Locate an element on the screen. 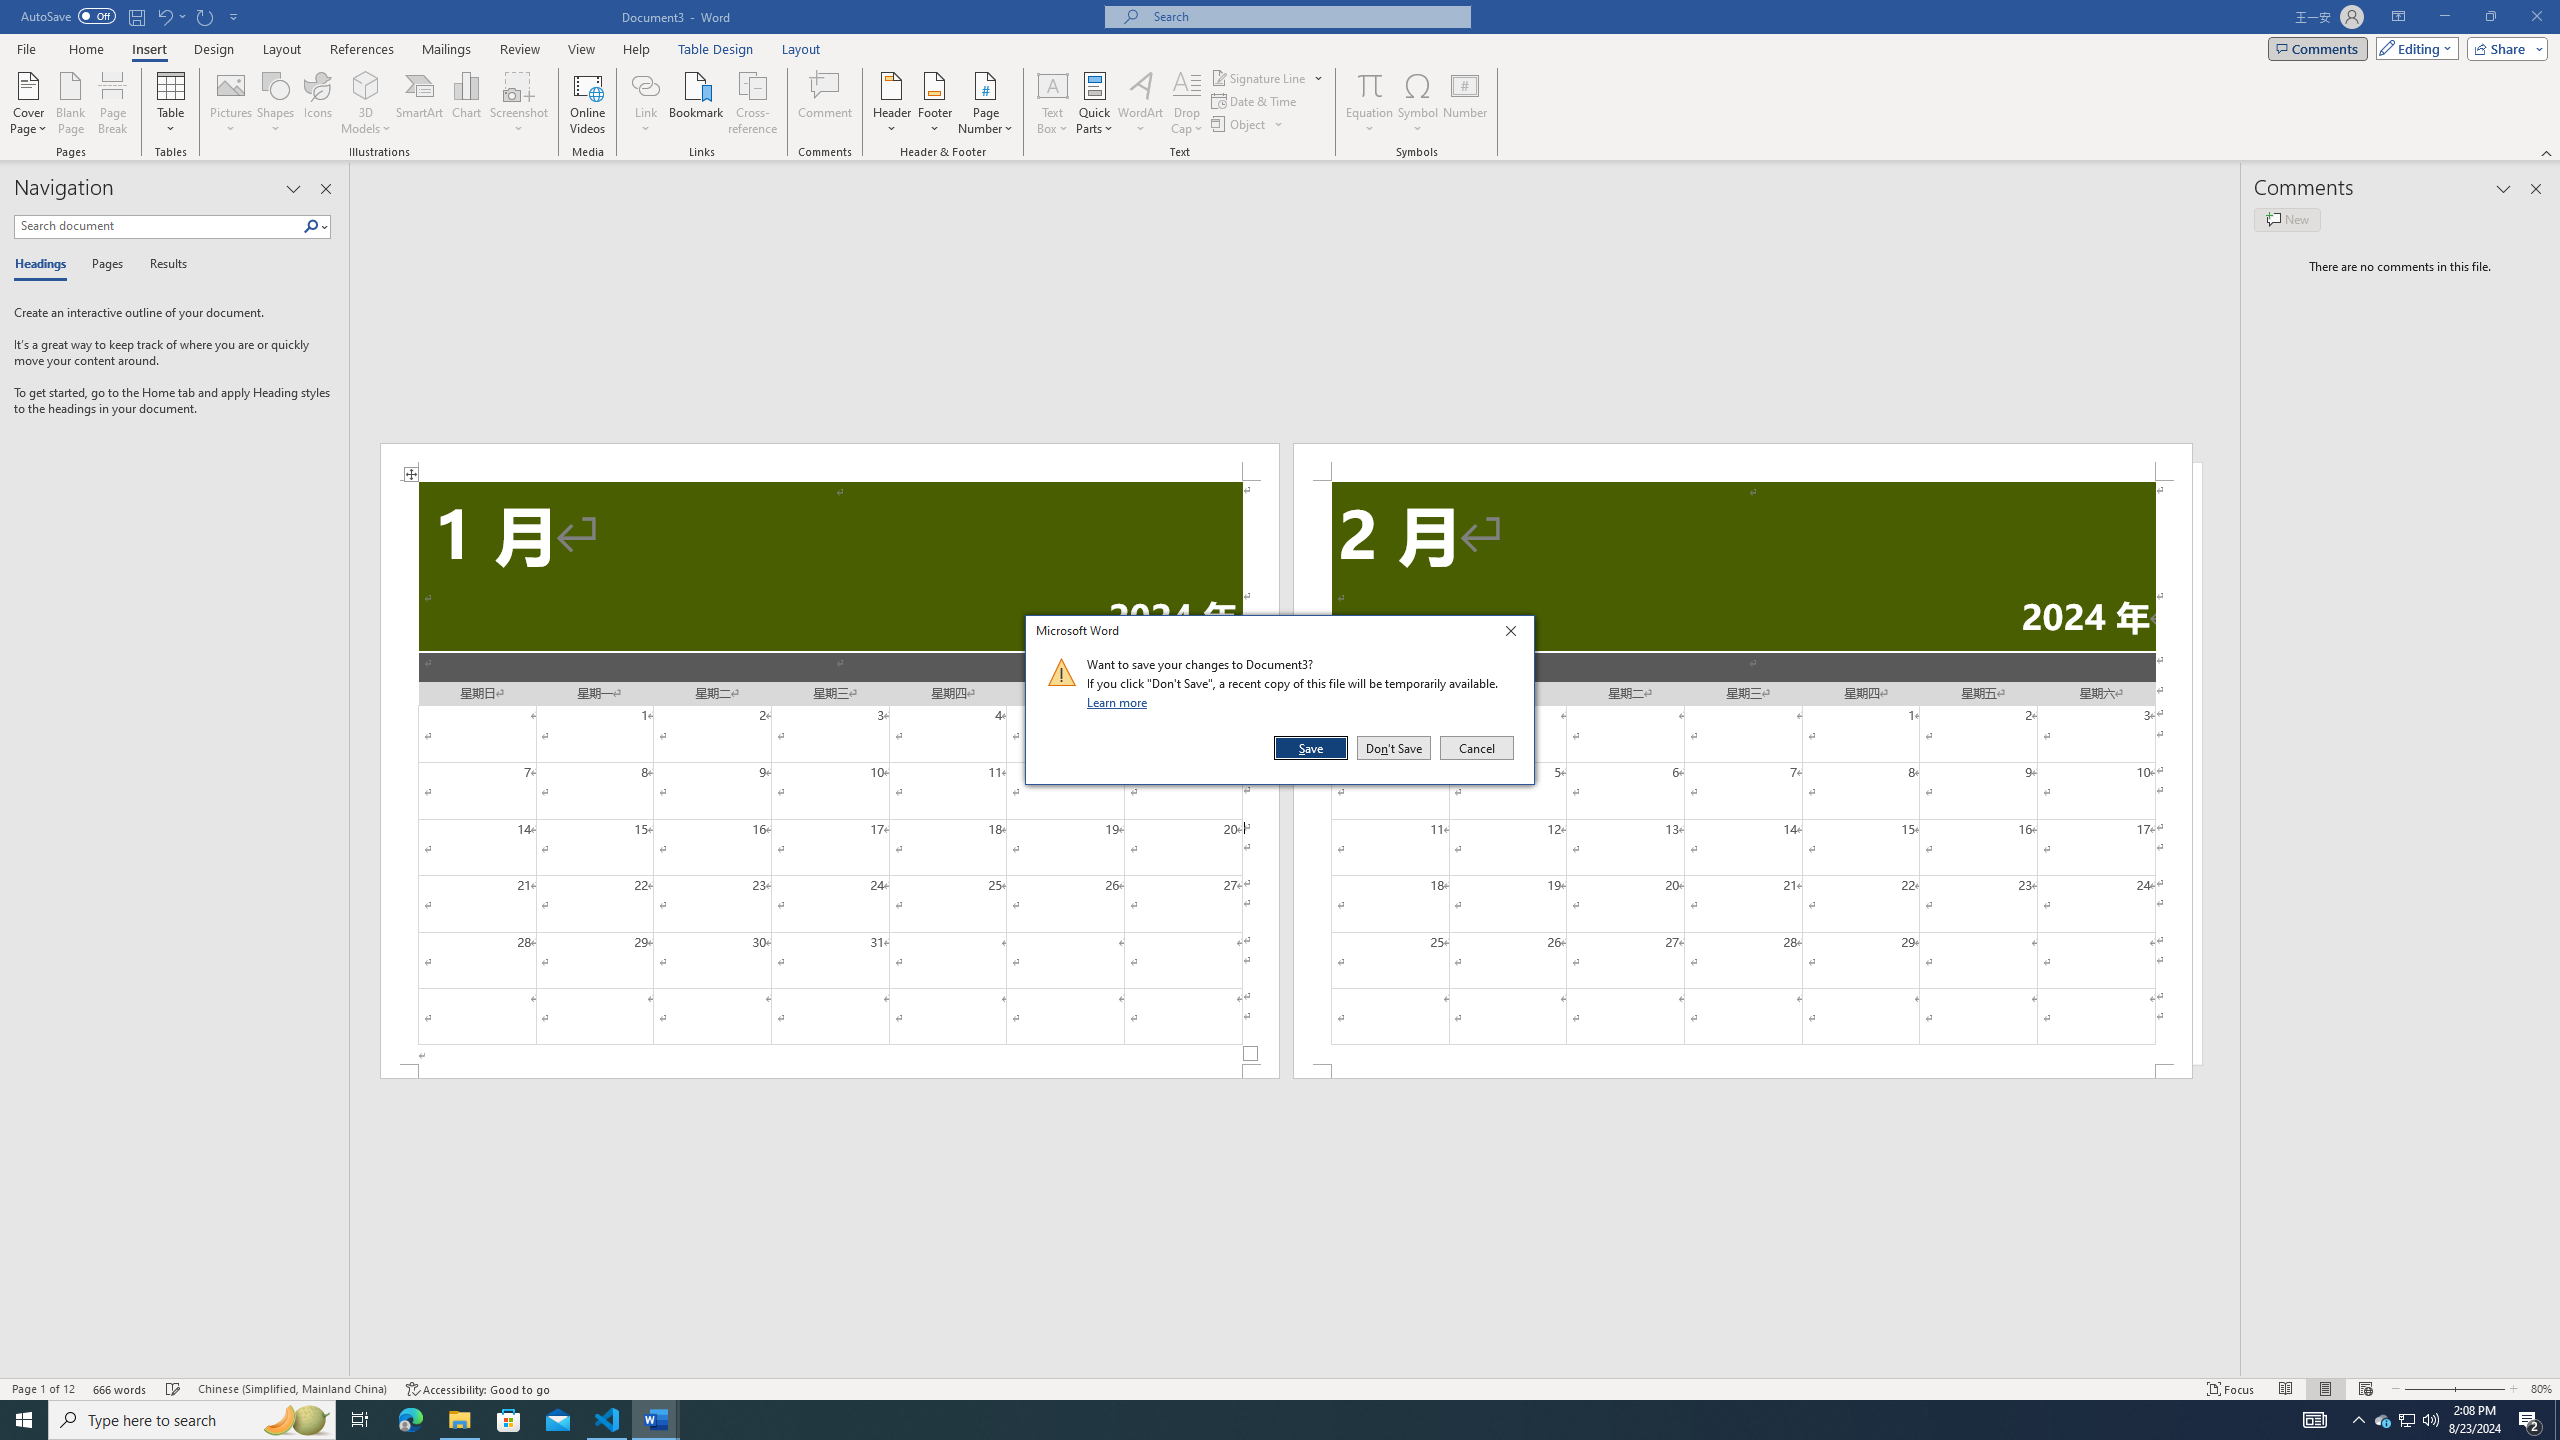 The height and width of the screenshot is (1440, 2560). 'AutomationID: 4105' is located at coordinates (2315, 1418).